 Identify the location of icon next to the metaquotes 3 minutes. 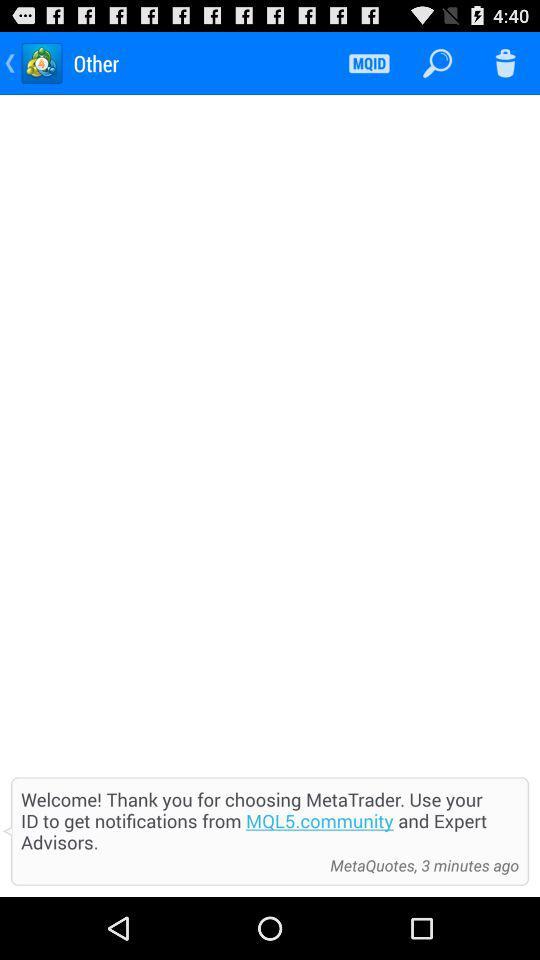
(170, 864).